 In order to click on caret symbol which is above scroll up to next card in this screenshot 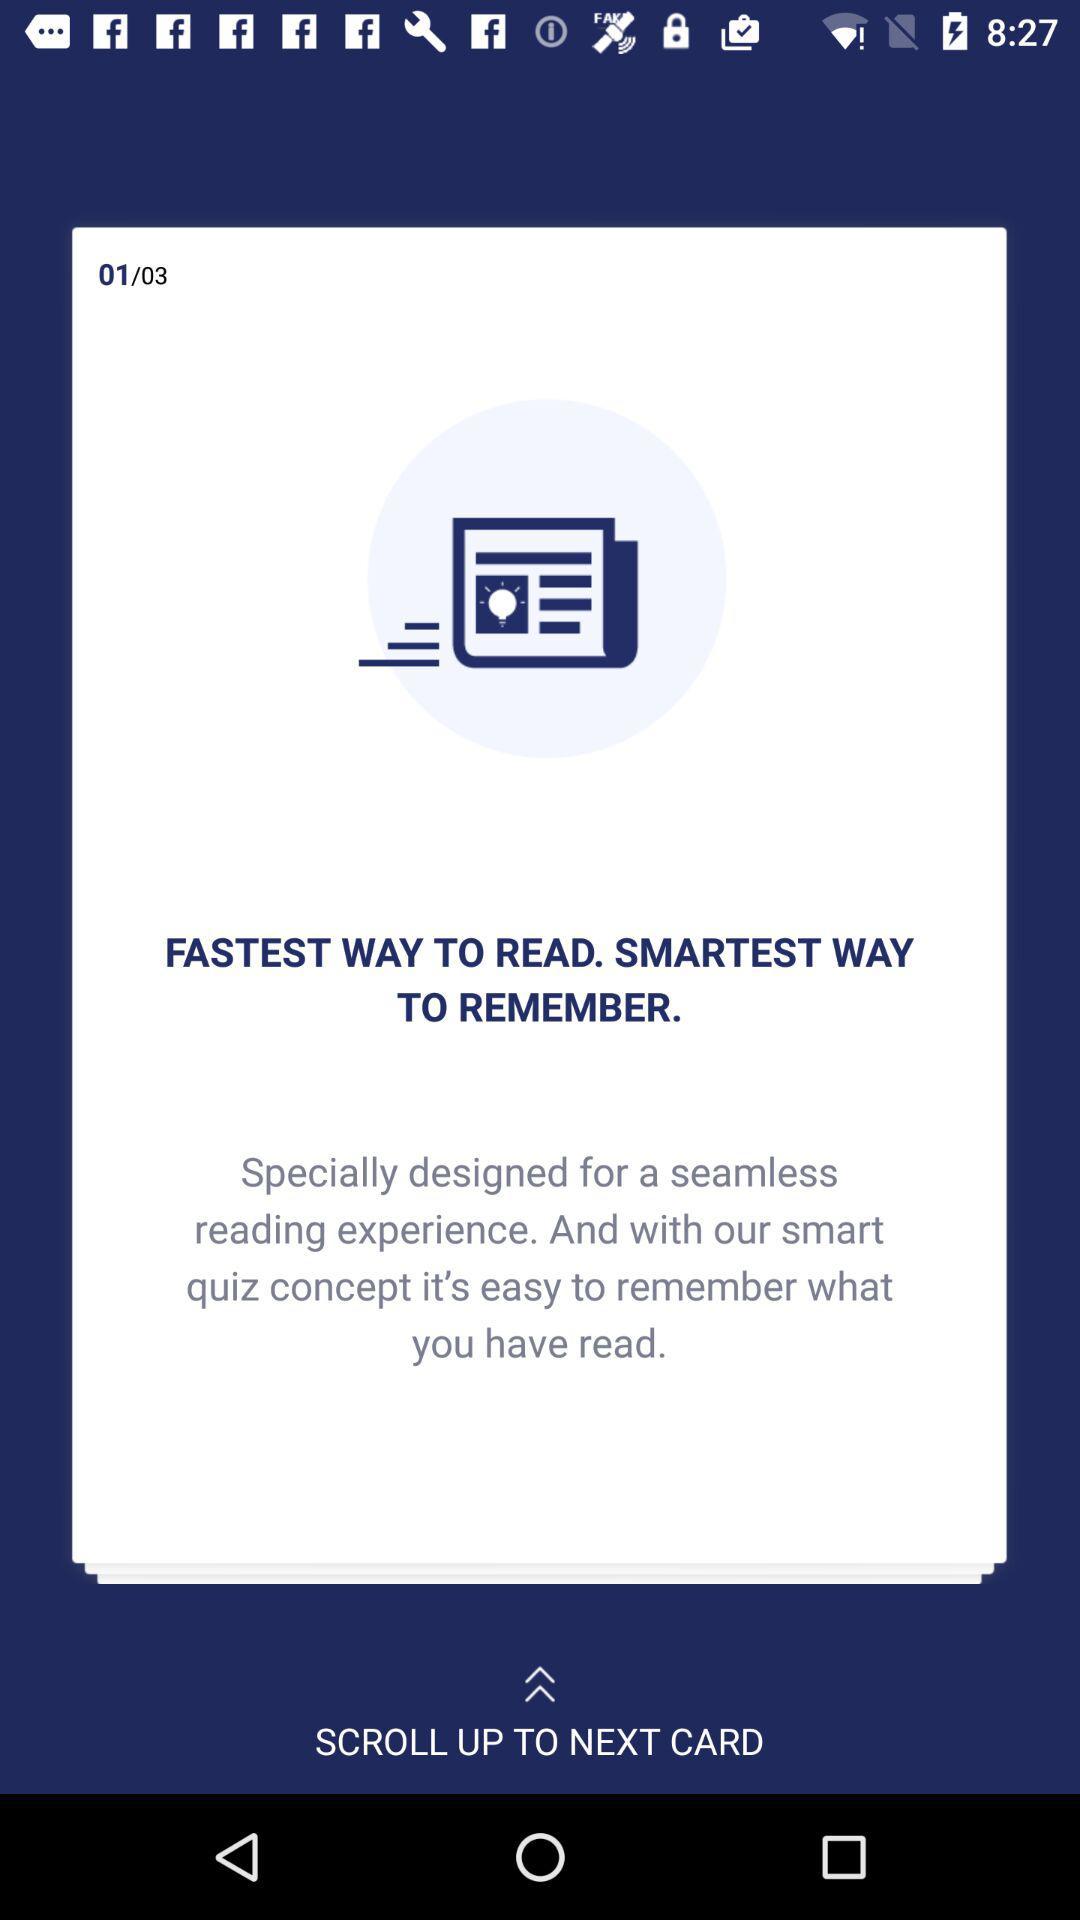, I will do `click(540, 1674)`.